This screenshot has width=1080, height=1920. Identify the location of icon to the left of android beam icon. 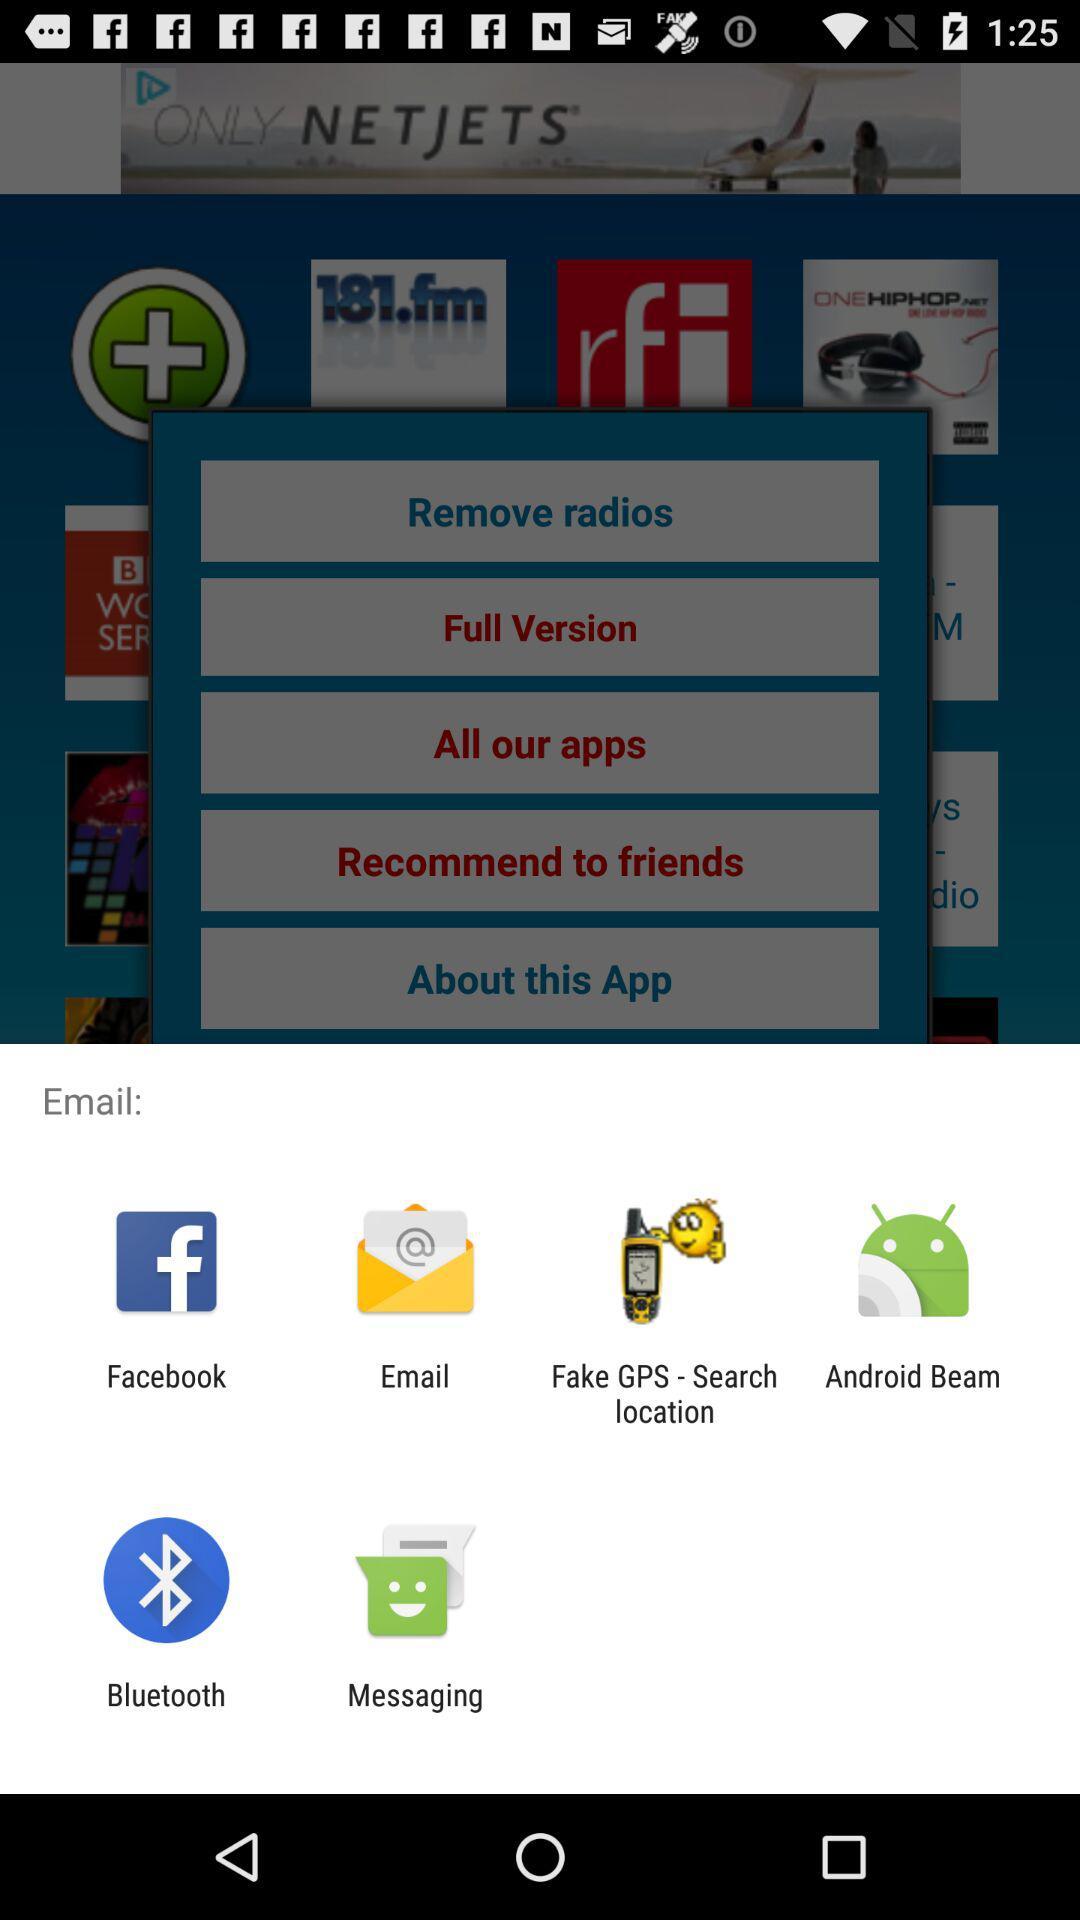
(664, 1392).